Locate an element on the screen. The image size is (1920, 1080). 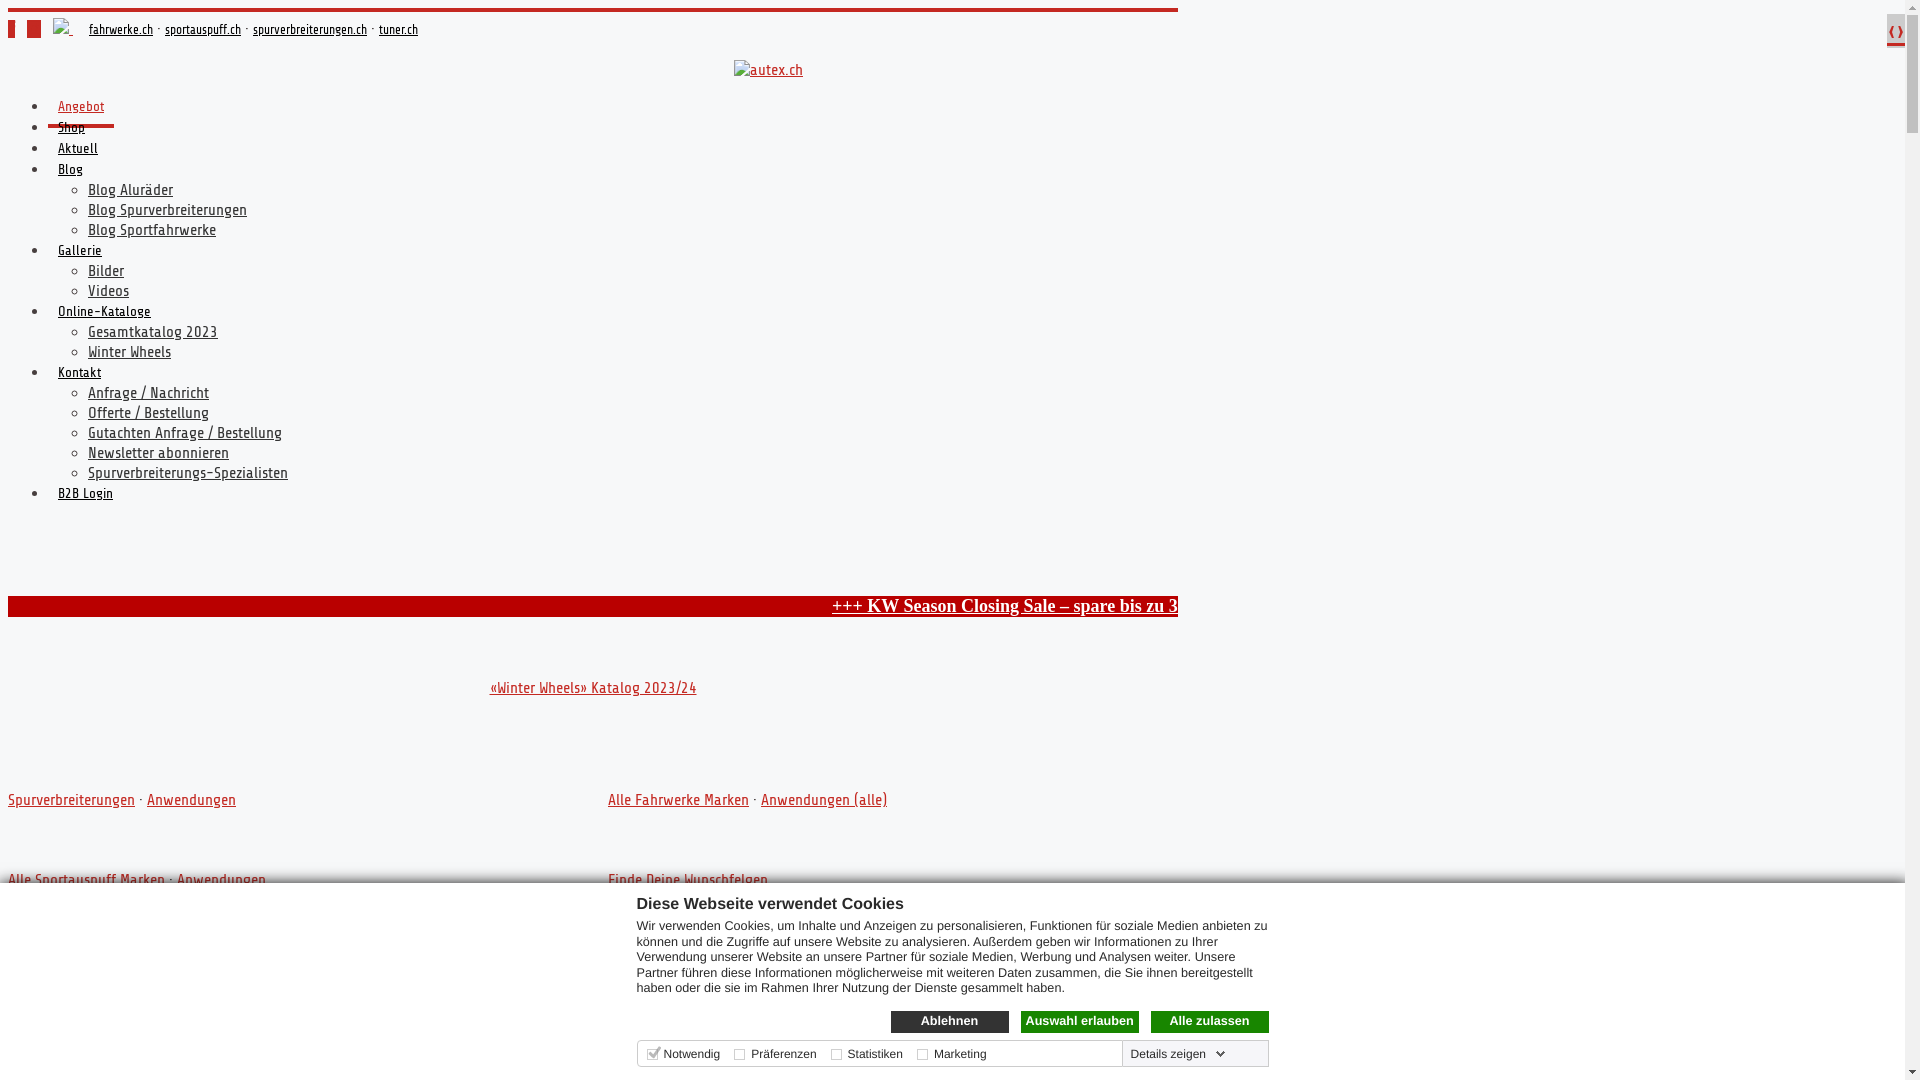
'Alle Fahrwerke Marken' is located at coordinates (678, 798).